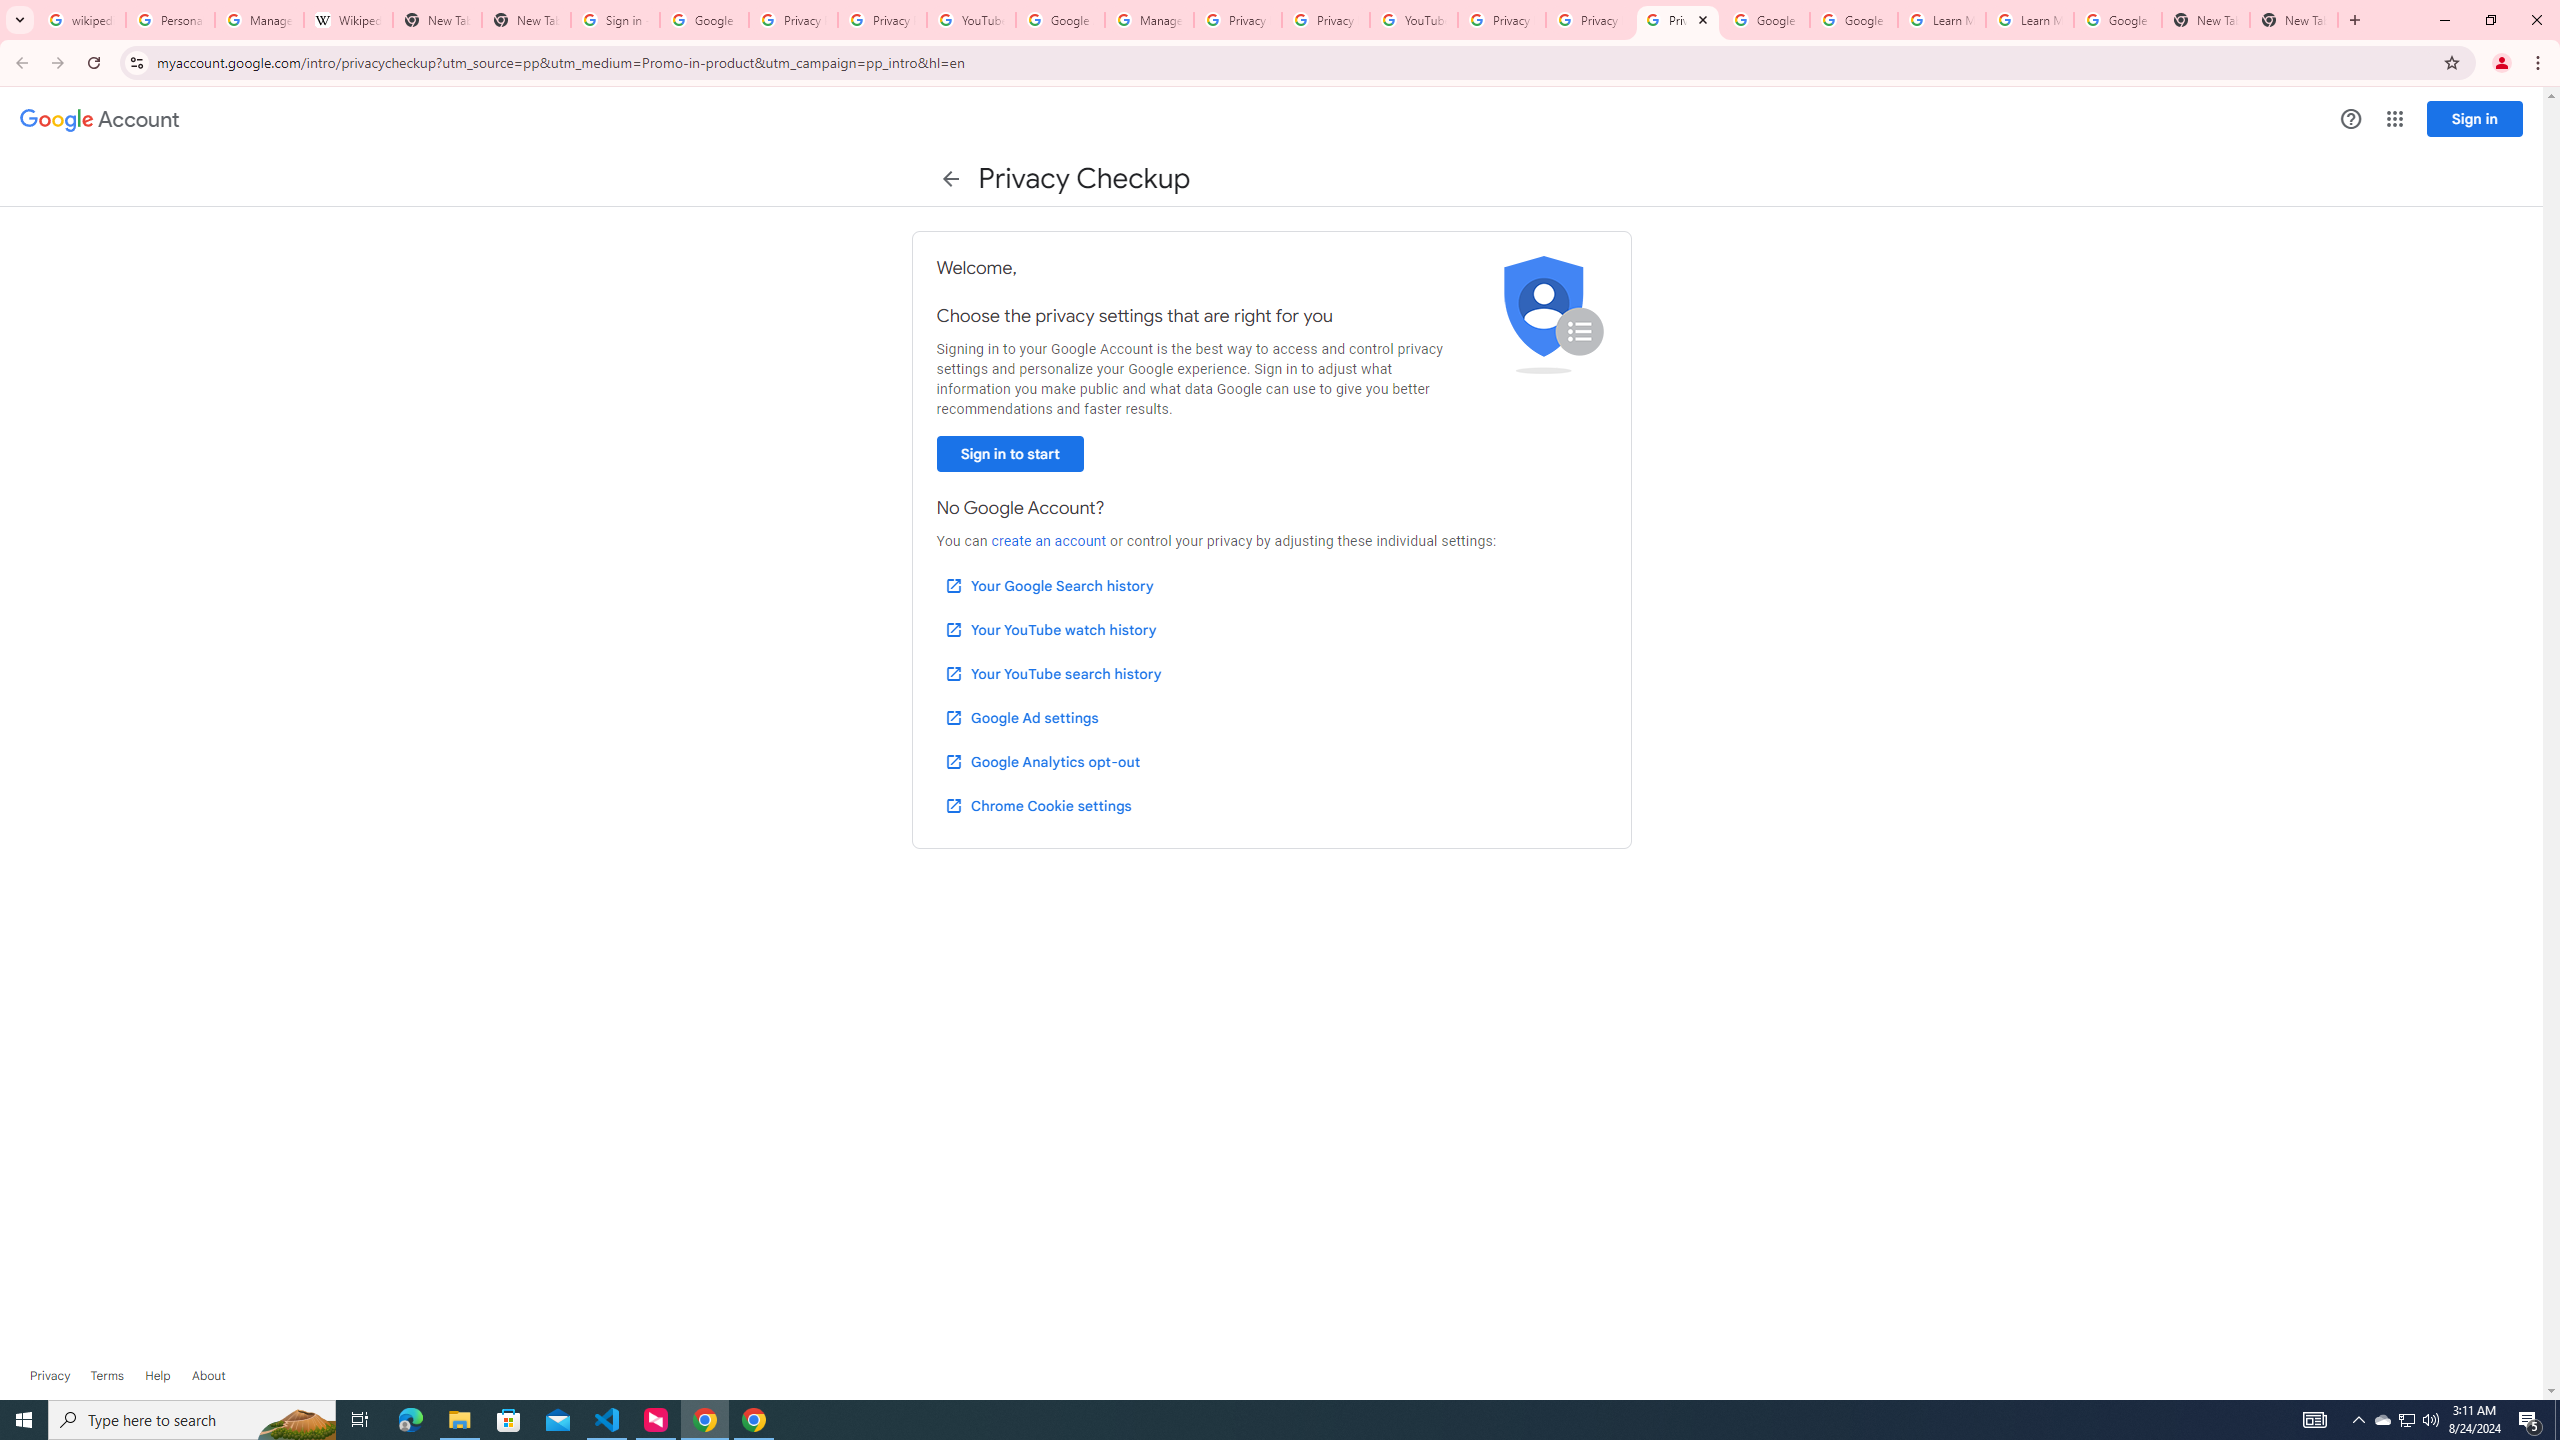  I want to click on 'Personalization & Google Search results - Google Search Help', so click(171, 19).